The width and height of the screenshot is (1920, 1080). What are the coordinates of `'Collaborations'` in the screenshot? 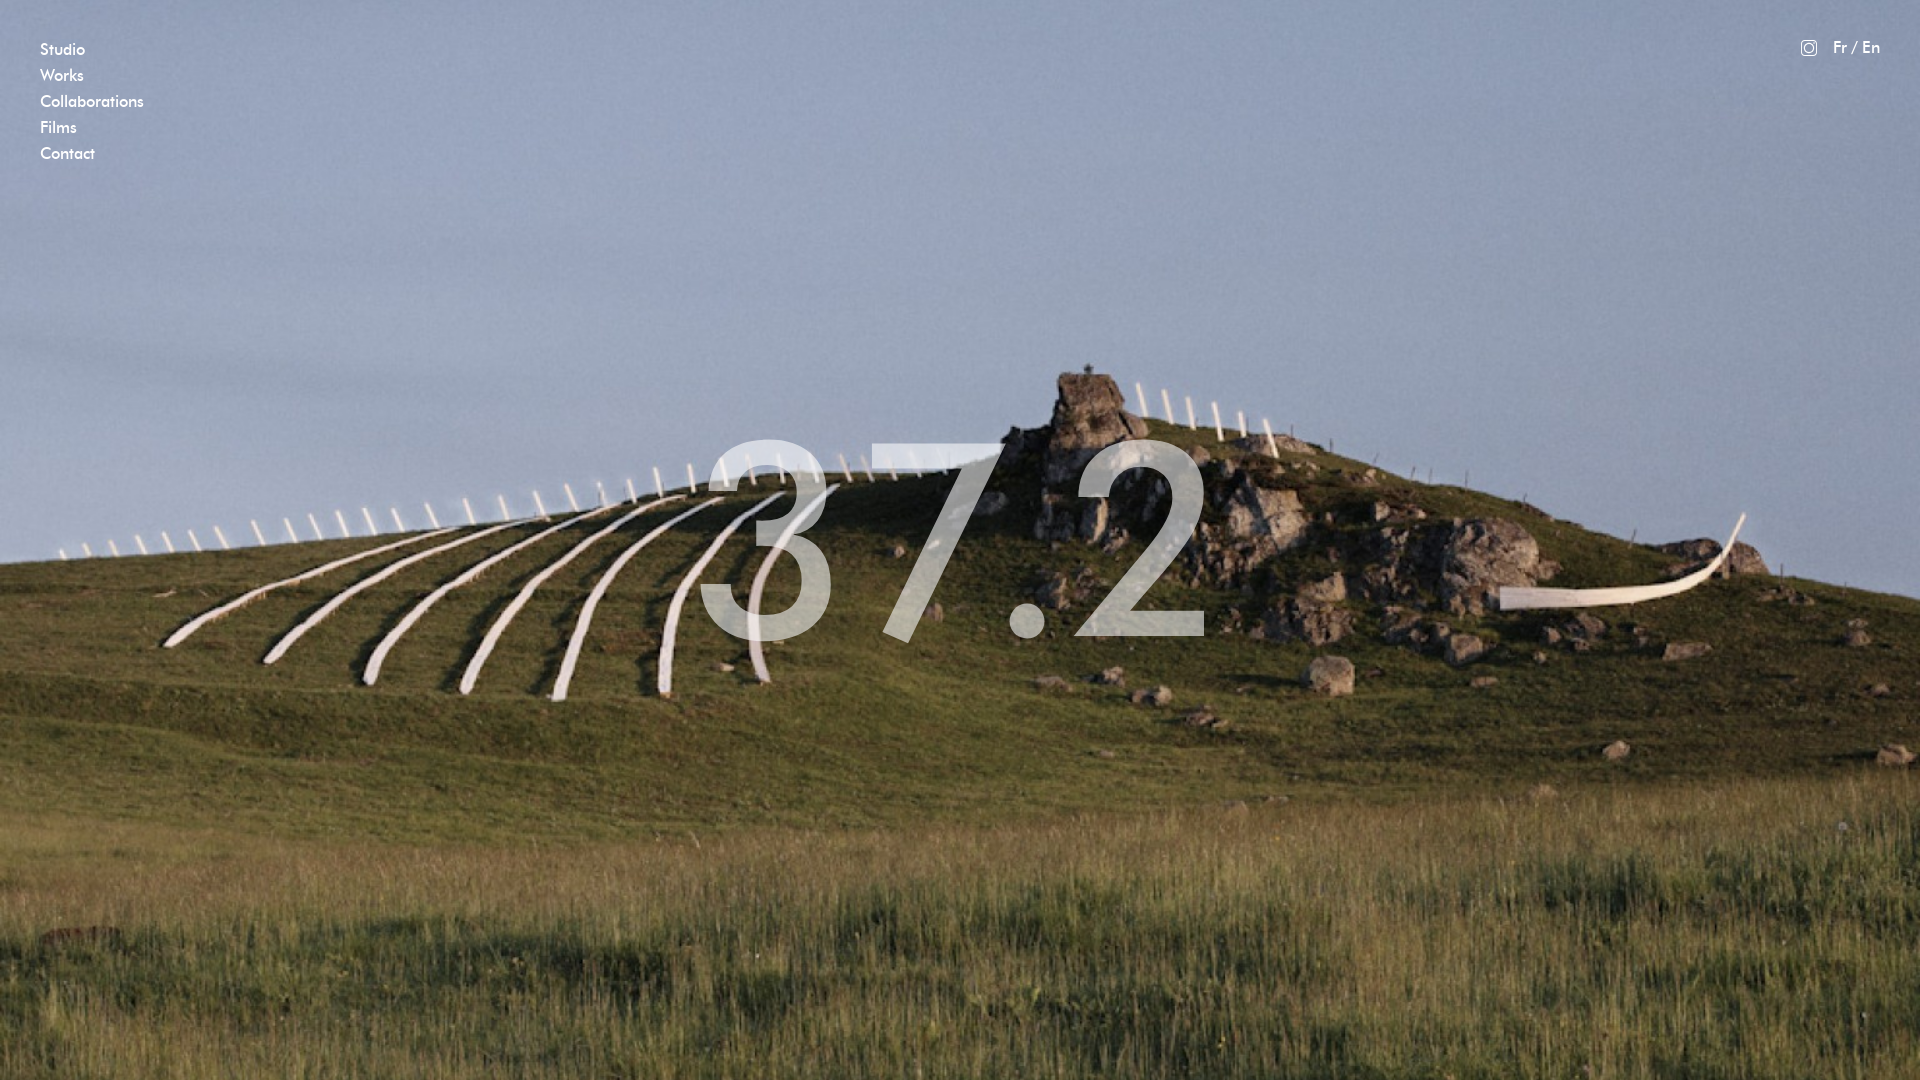 It's located at (90, 101).